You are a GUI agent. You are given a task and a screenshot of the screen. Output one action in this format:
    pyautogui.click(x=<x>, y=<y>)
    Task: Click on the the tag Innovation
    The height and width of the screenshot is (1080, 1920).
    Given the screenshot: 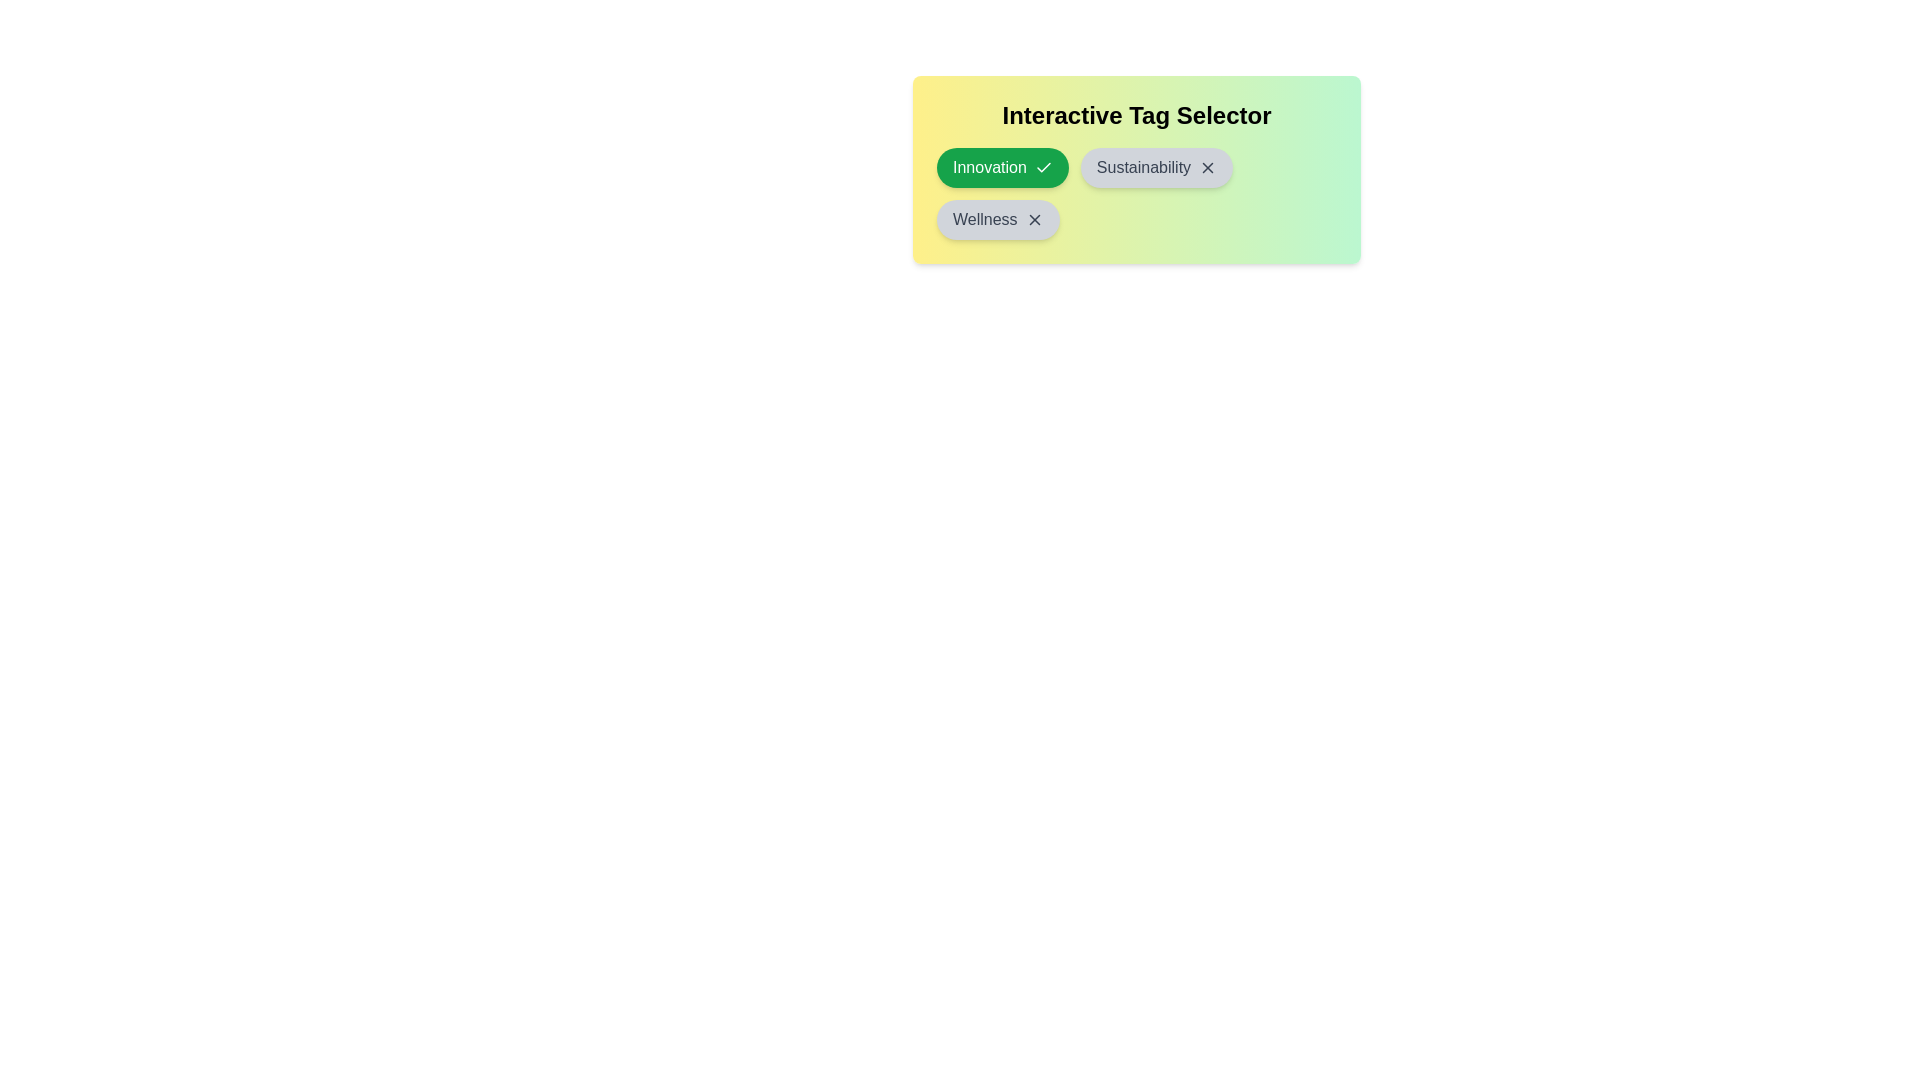 What is the action you would take?
    pyautogui.click(x=1003, y=167)
    